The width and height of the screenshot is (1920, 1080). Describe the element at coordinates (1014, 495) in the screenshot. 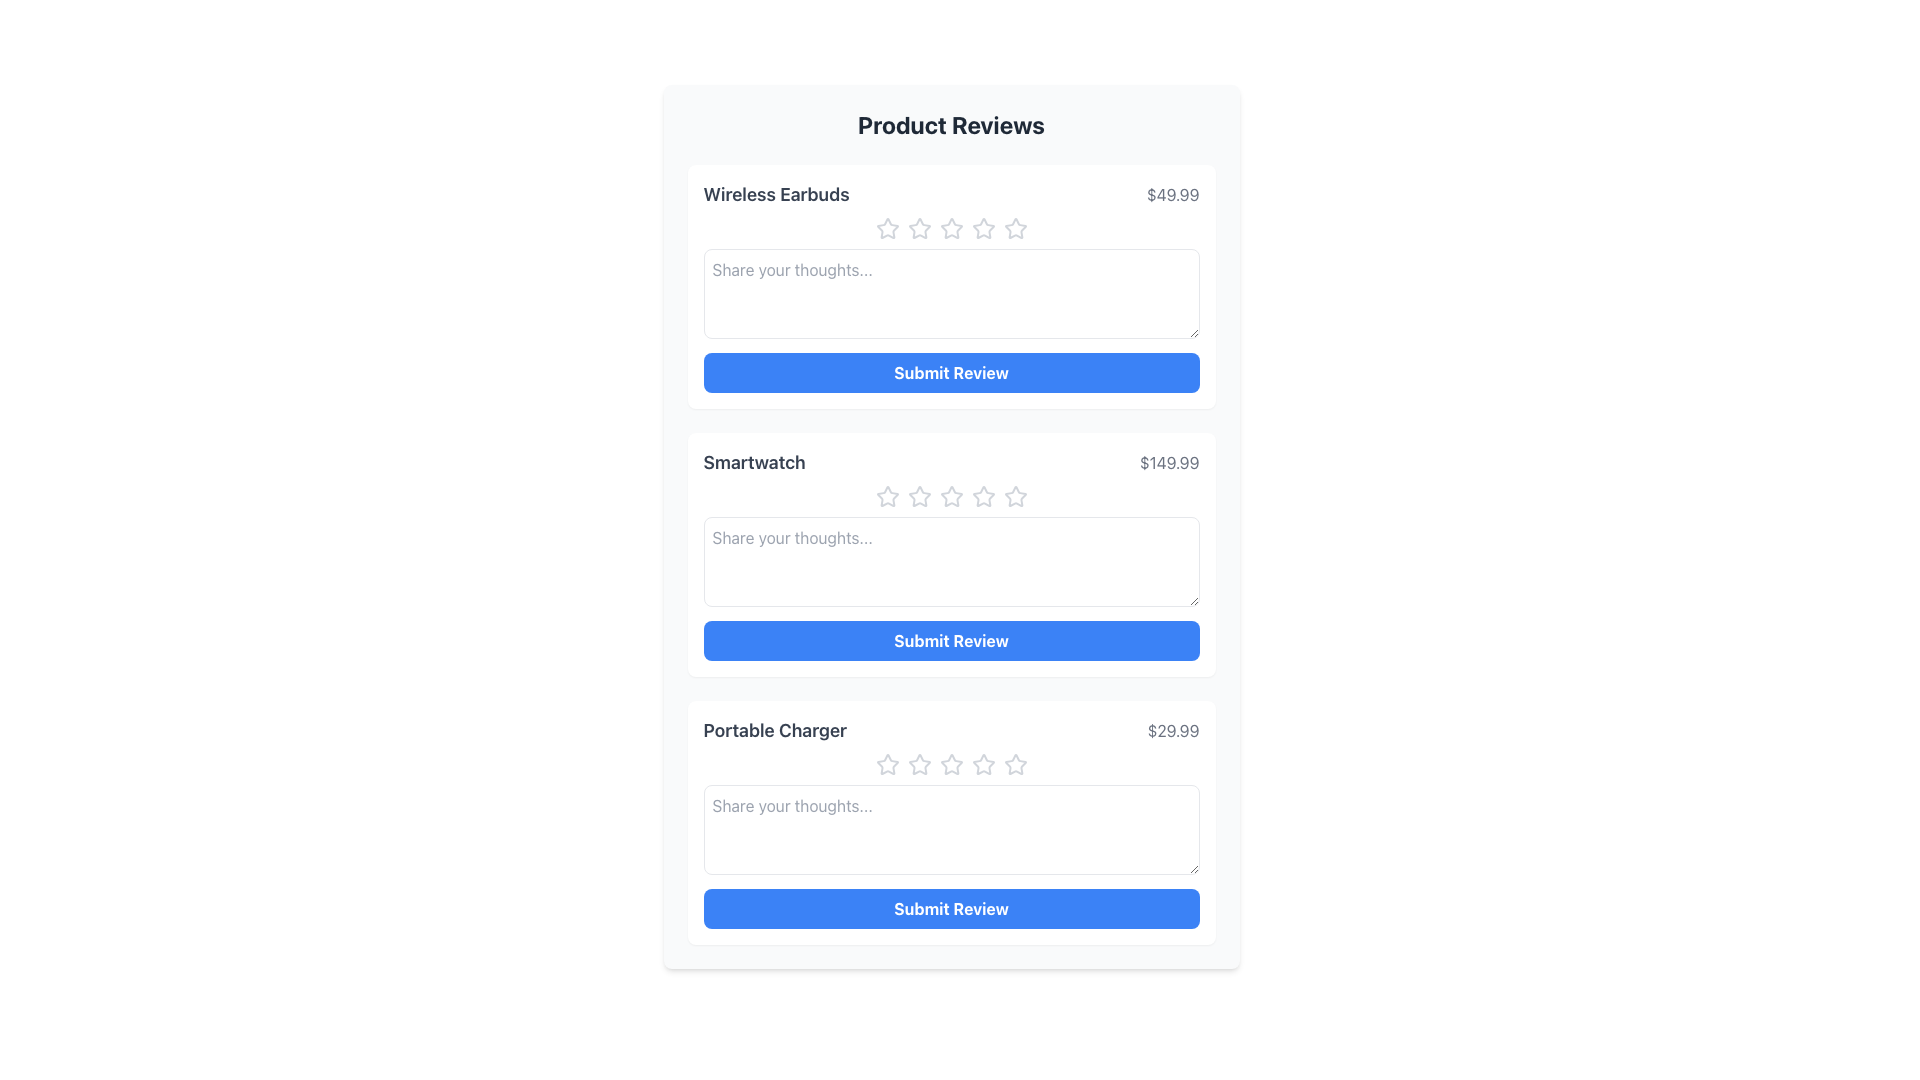

I see `the fourth star icon in the rating section of the 'Smartwatch' product review card` at that location.